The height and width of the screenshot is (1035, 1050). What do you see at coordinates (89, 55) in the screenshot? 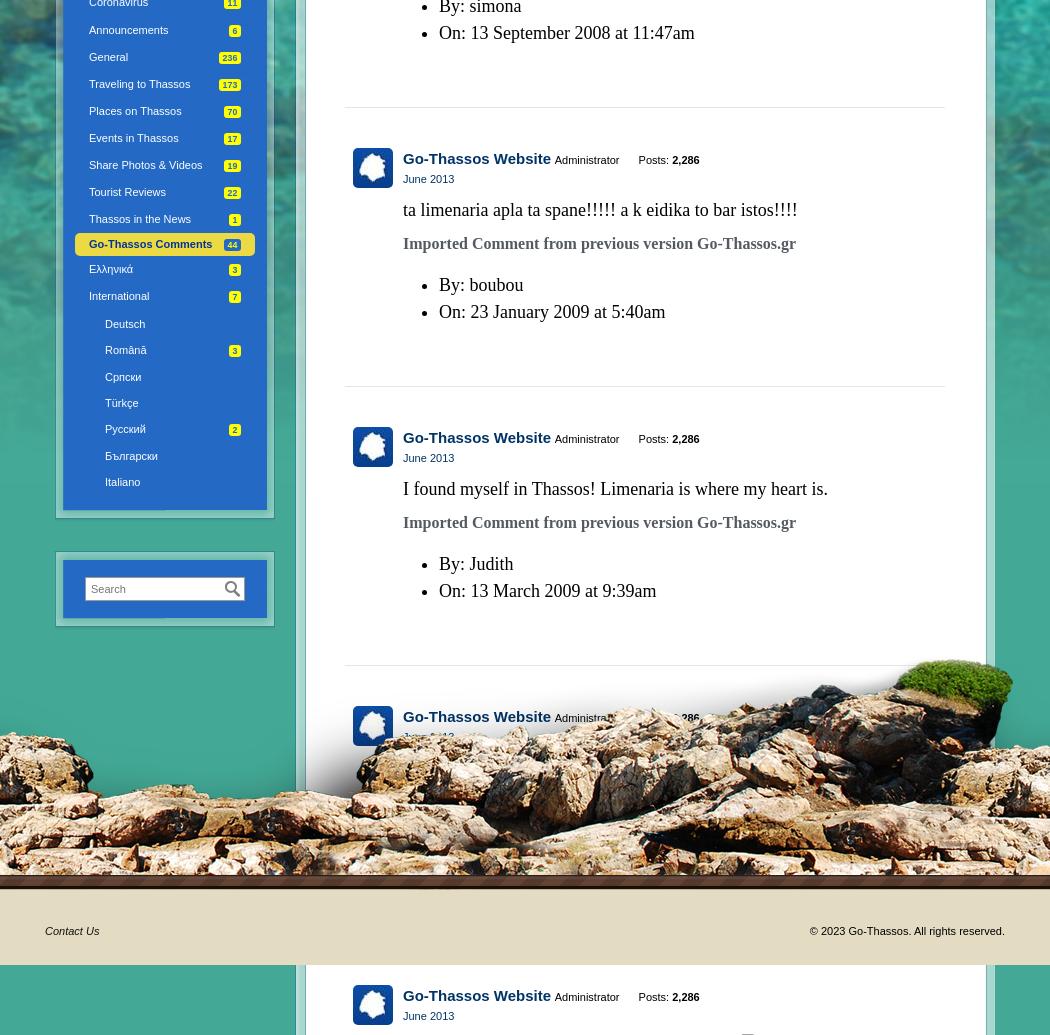
I see `'General'` at bounding box center [89, 55].